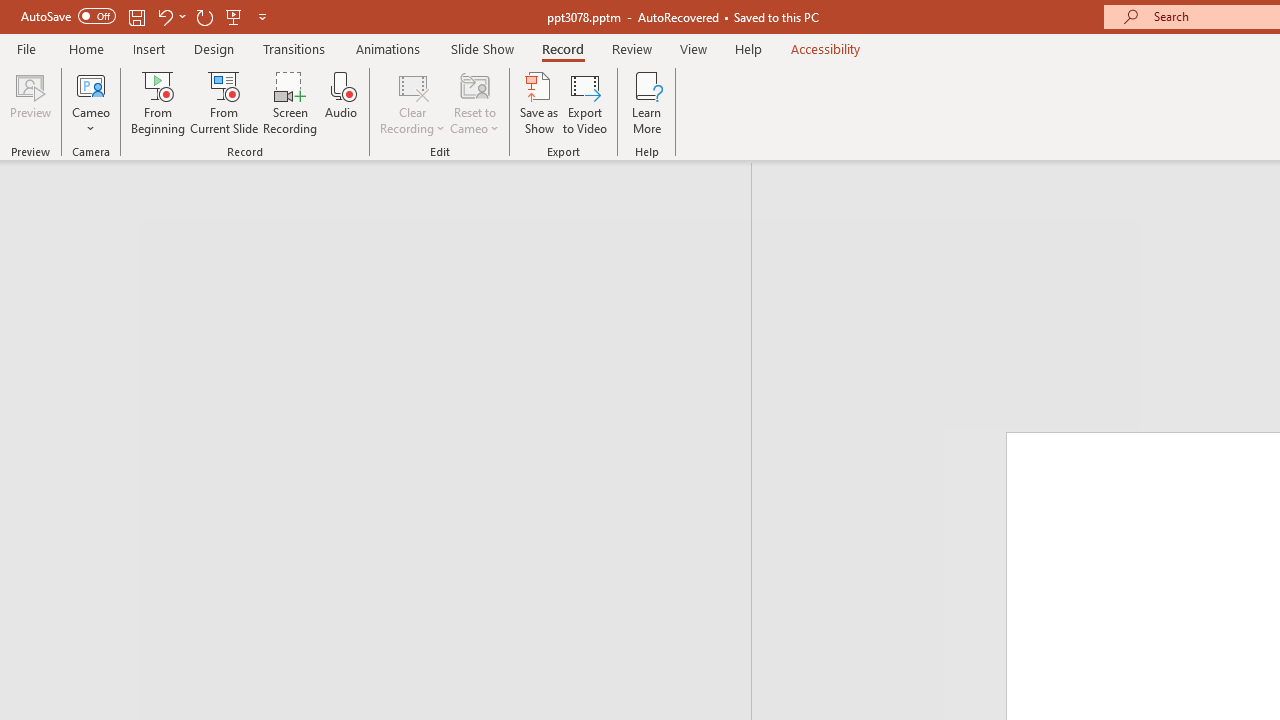 The width and height of the screenshot is (1280, 720). What do you see at coordinates (90, 103) in the screenshot?
I see `'Cameo'` at bounding box center [90, 103].